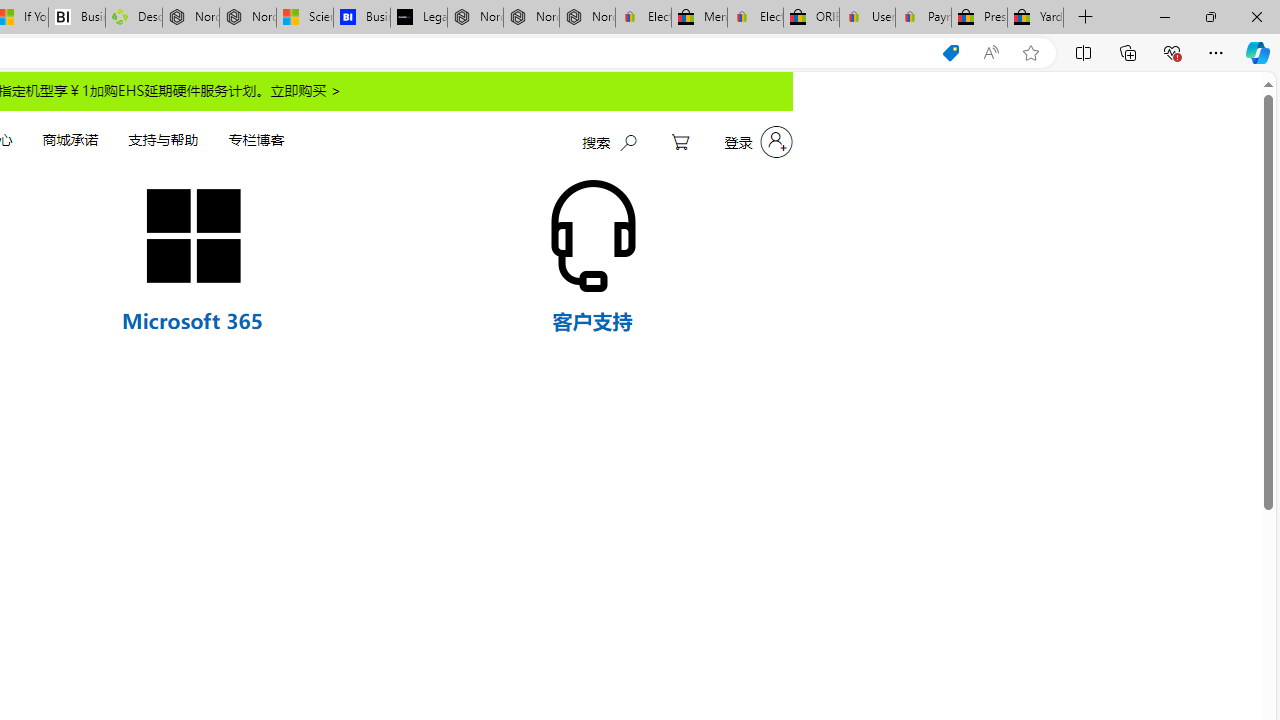 The height and width of the screenshot is (720, 1280). Describe the element at coordinates (680, 141) in the screenshot. I see `'My Cart'` at that location.